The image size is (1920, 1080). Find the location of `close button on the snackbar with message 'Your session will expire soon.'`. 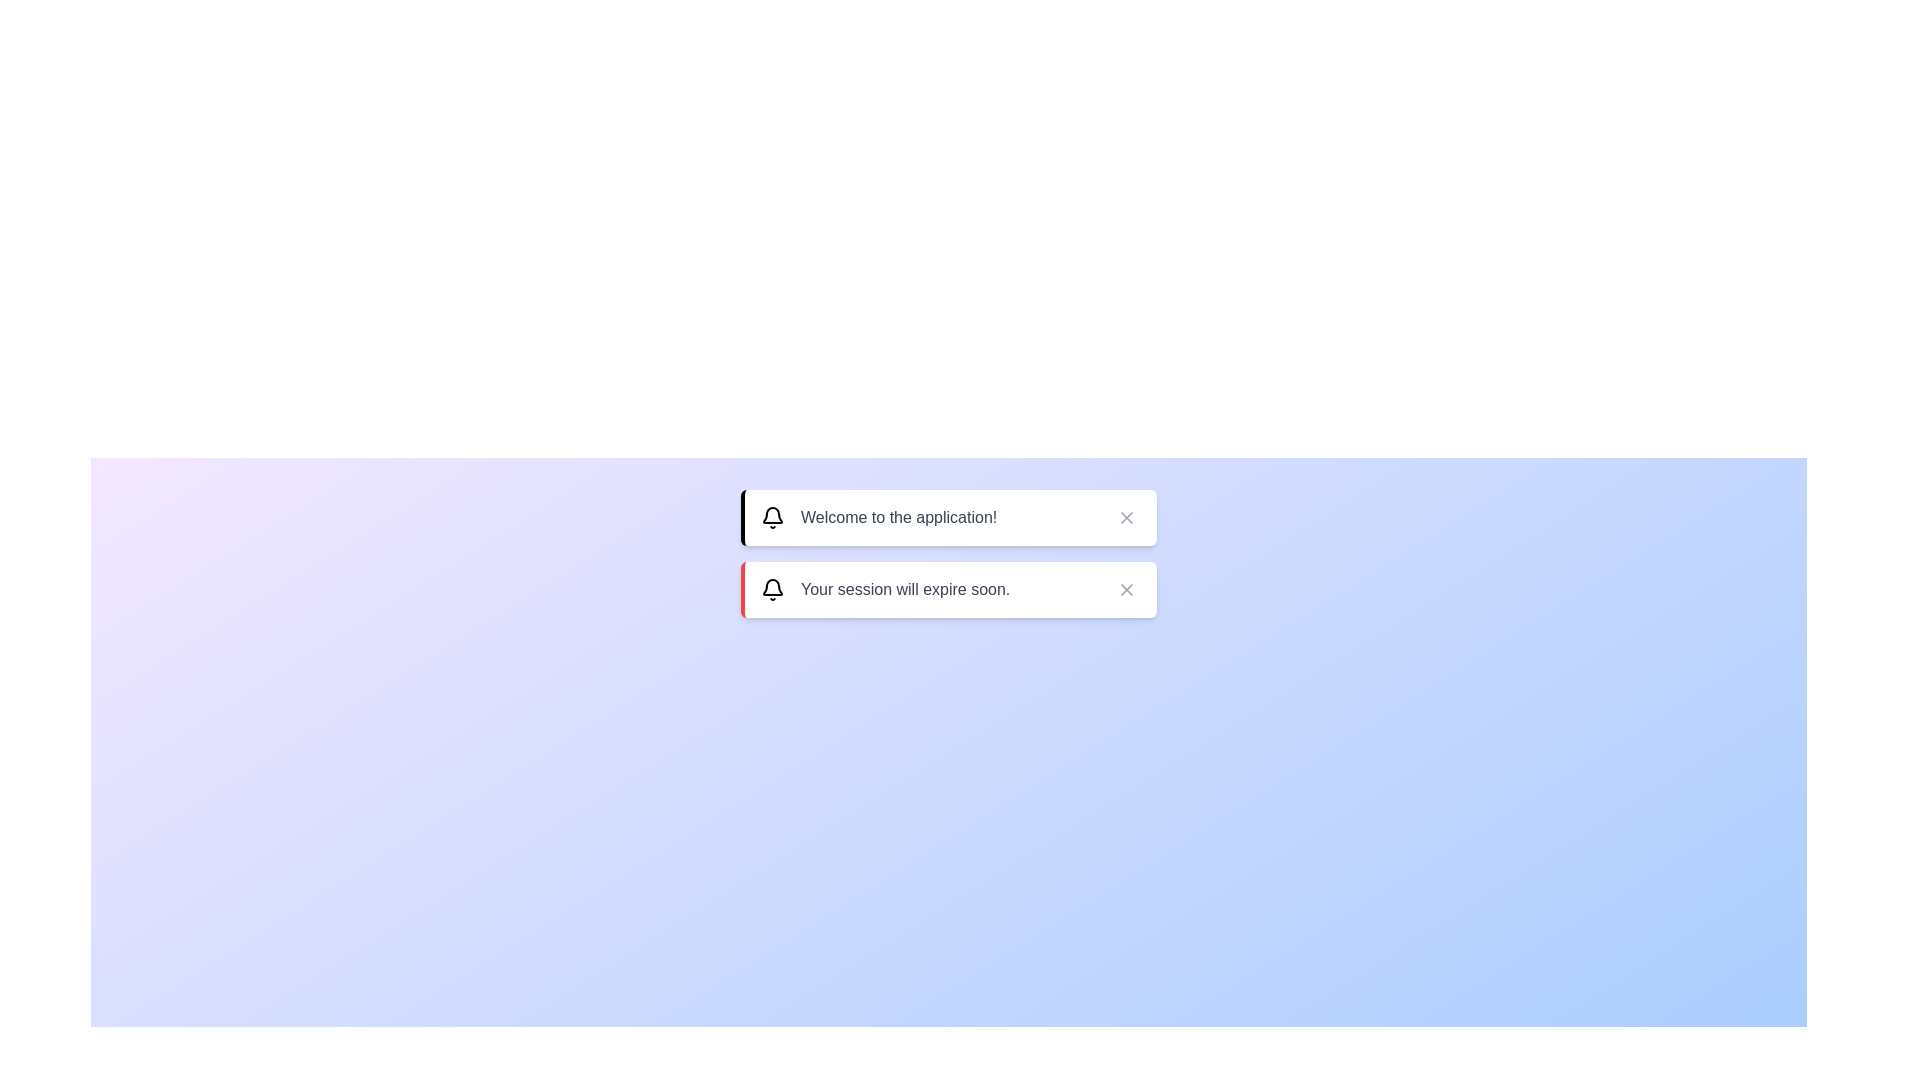

close button on the snackbar with message 'Your session will expire soon.' is located at coordinates (1127, 589).